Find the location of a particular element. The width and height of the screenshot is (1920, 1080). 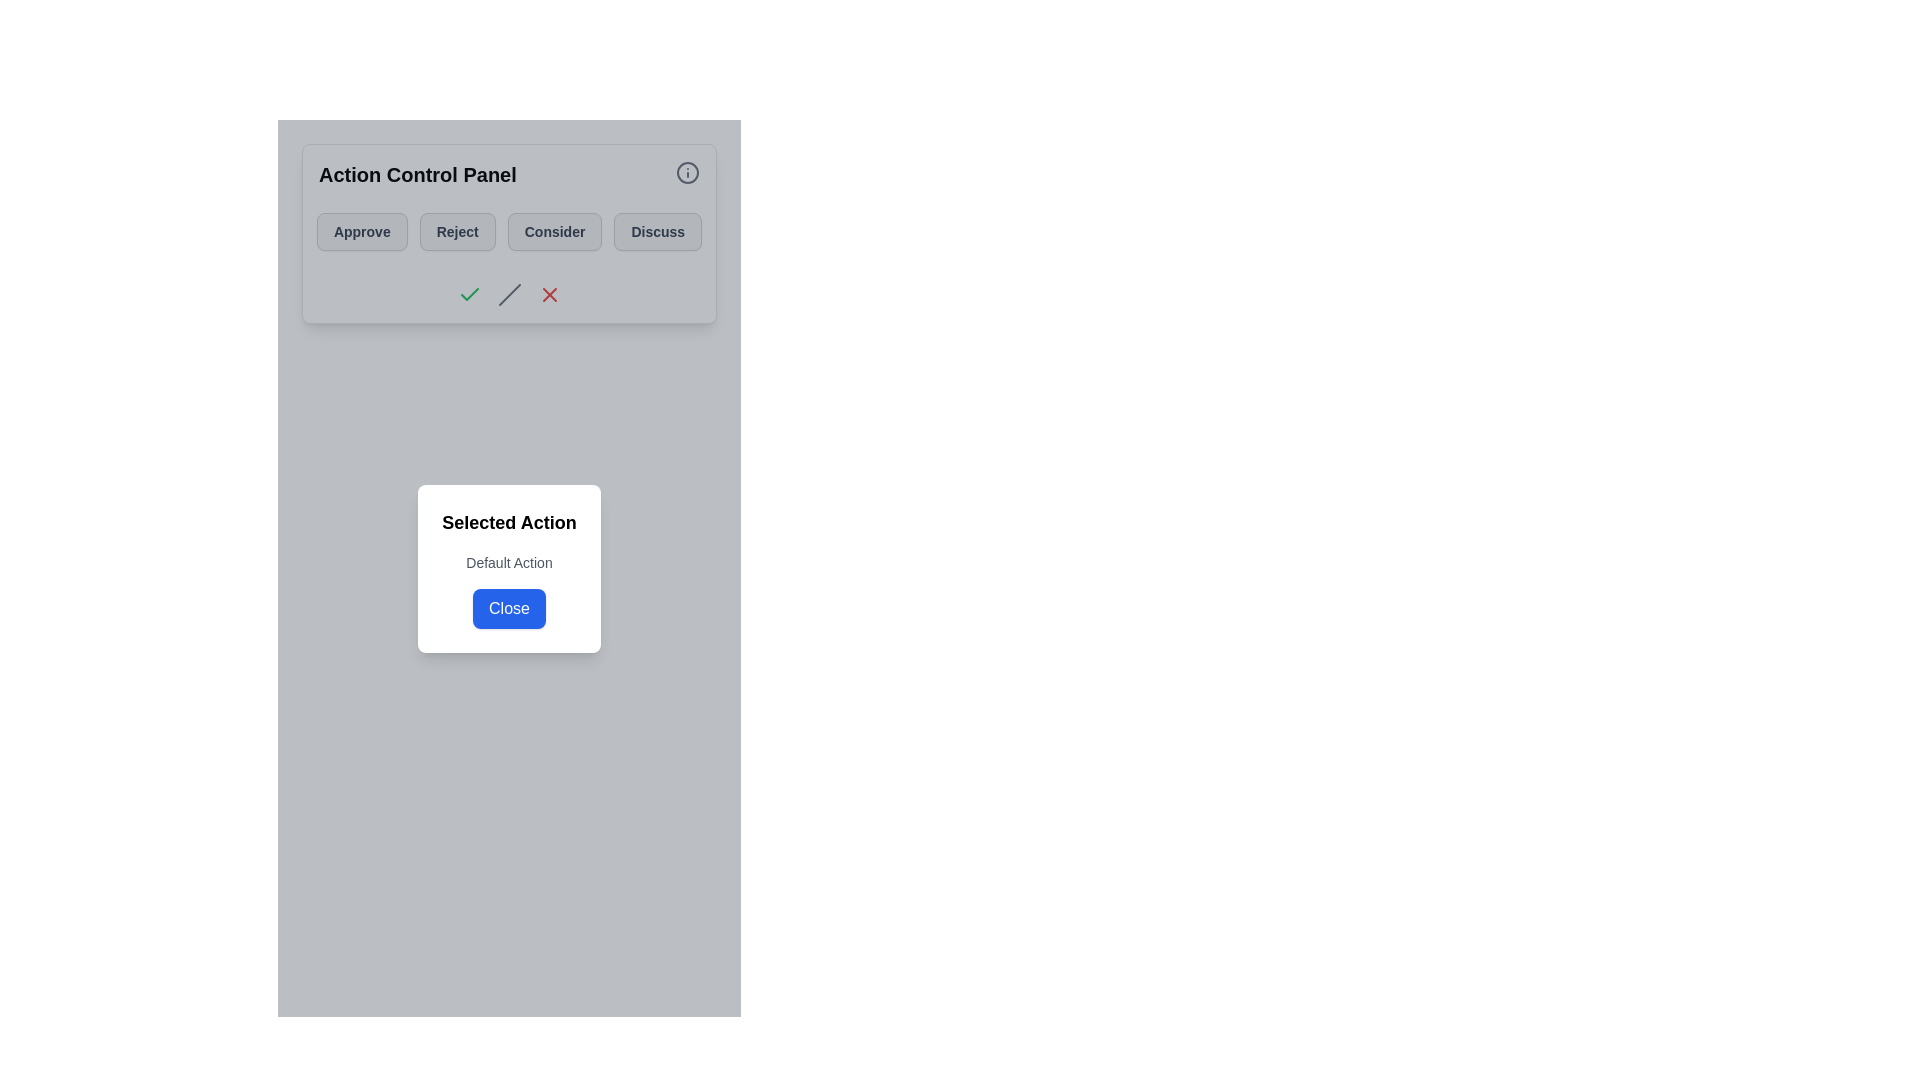

the circular grayish icon with an exclamation mark inside, located is located at coordinates (687, 172).